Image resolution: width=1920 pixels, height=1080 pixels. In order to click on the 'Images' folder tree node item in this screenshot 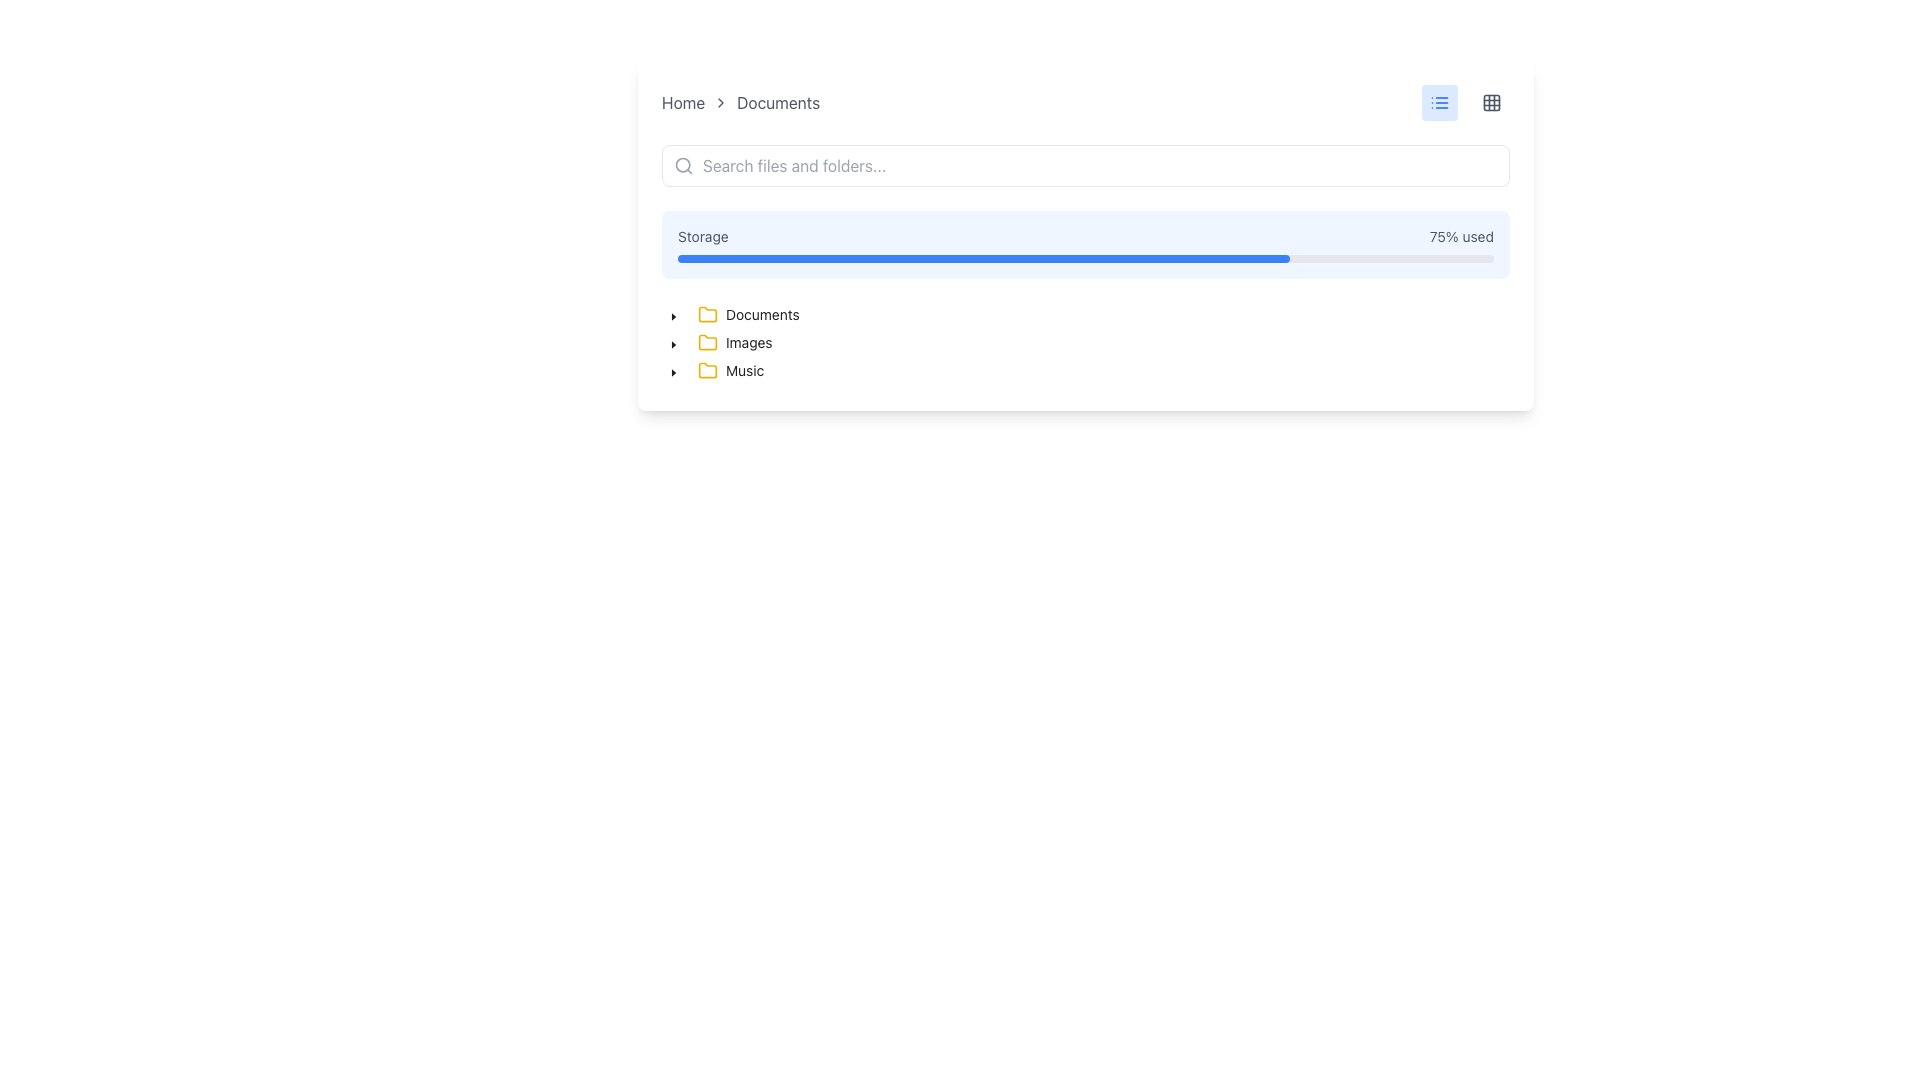, I will do `click(734, 342)`.